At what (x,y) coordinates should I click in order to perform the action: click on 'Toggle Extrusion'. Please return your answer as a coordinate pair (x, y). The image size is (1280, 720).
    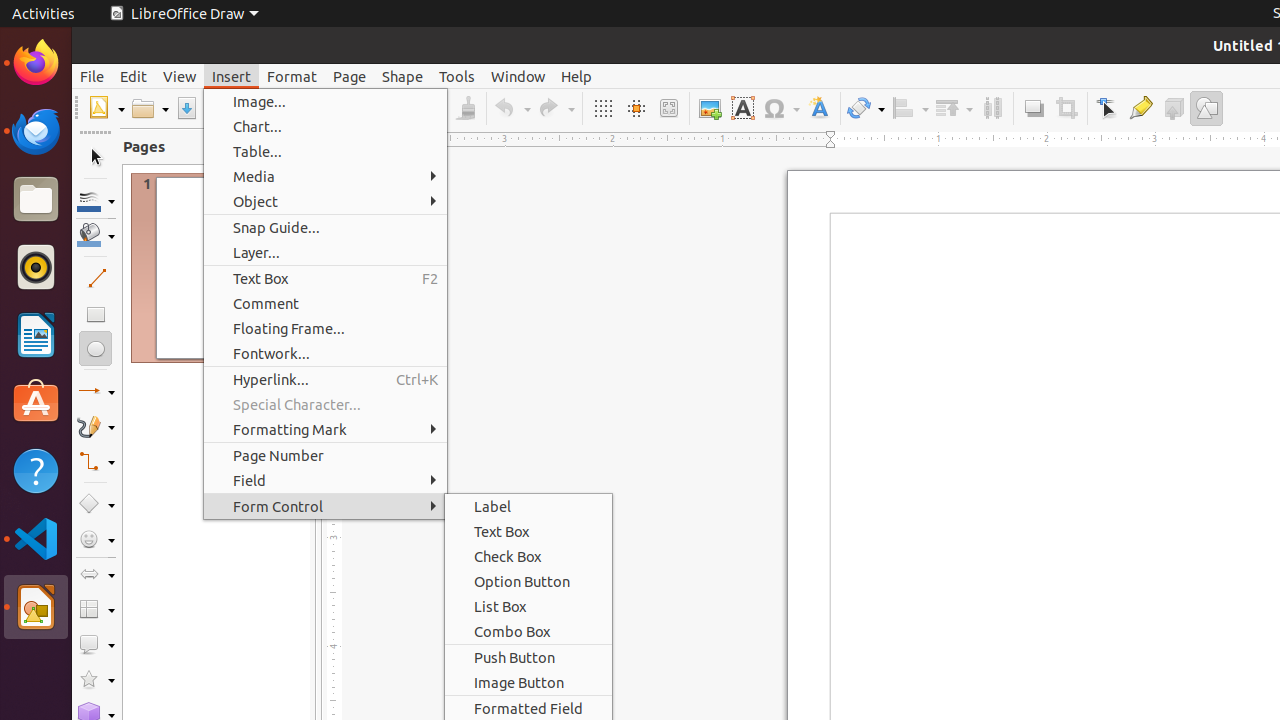
    Looking at the image, I should click on (1173, 108).